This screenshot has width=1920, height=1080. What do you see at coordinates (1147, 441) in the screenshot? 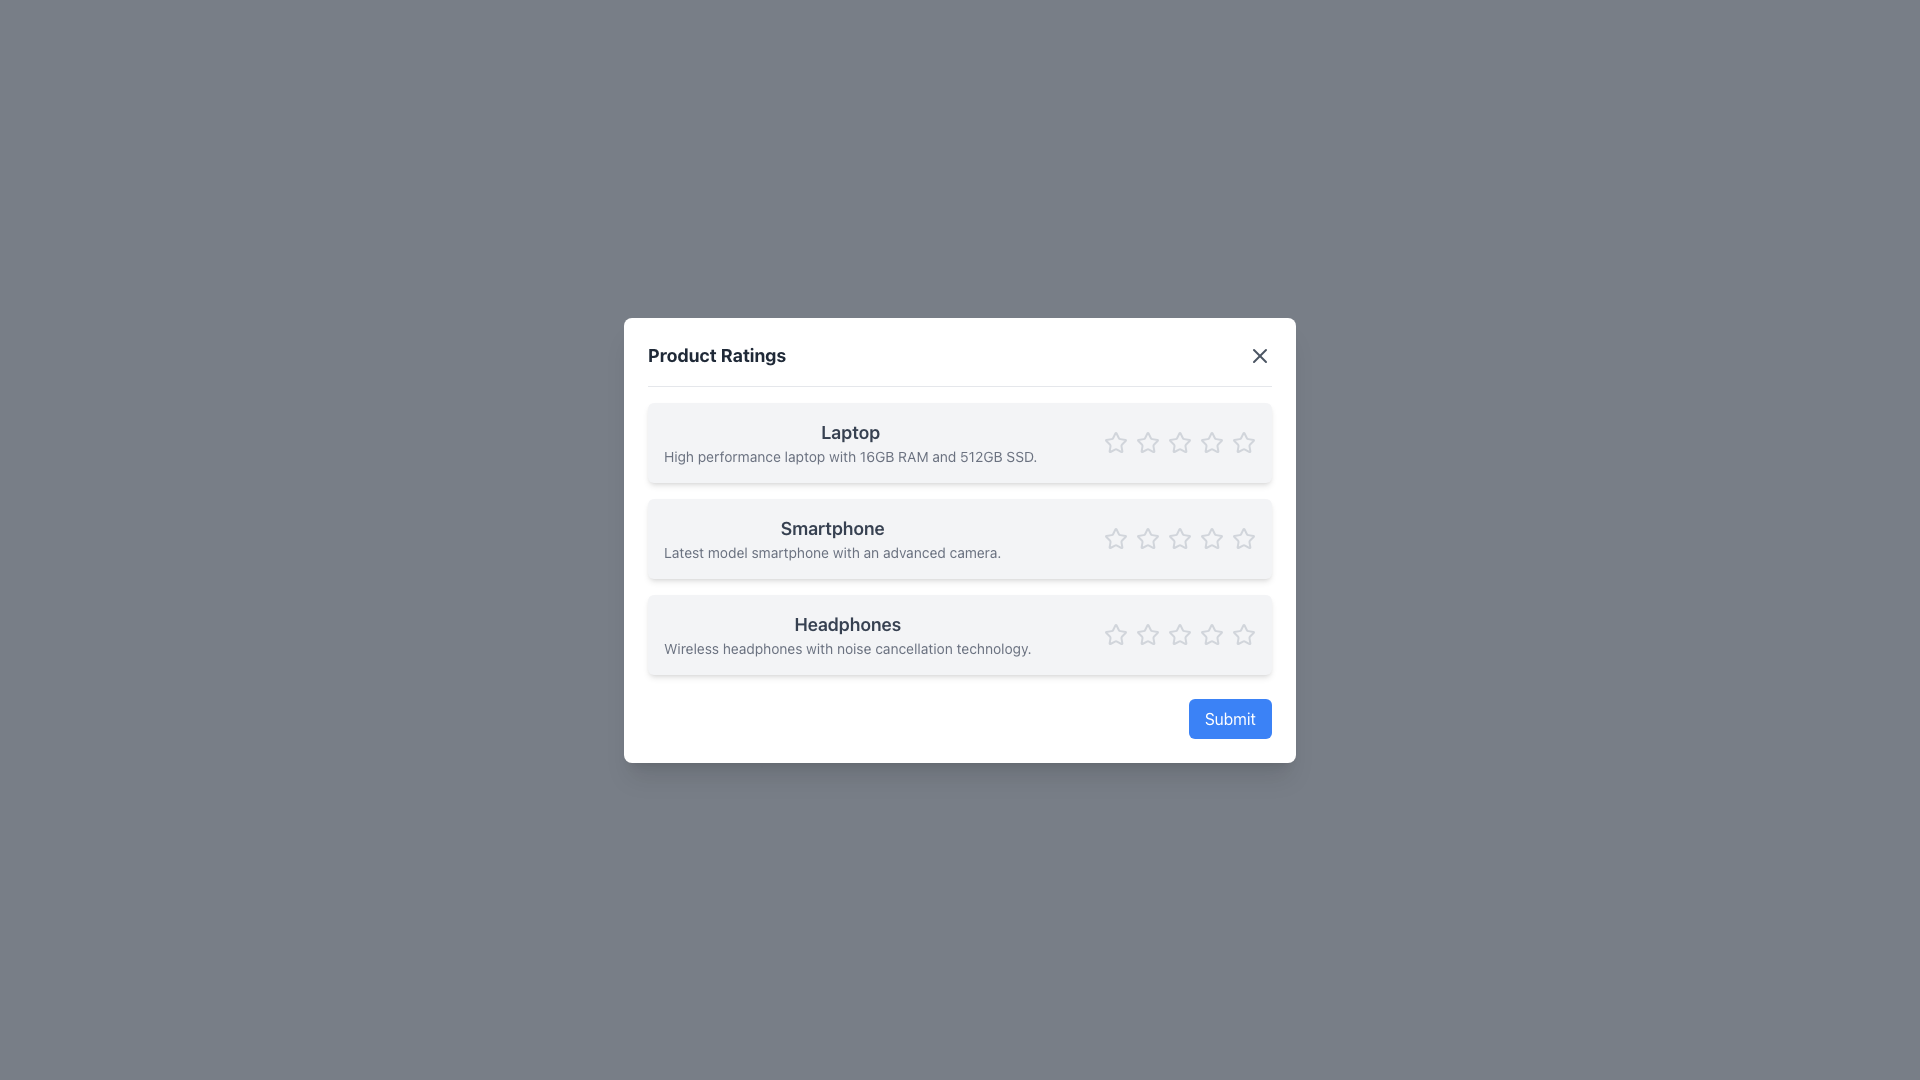
I see `the second star icon in the 5-star rating system under the 'Laptop' category` at bounding box center [1147, 441].